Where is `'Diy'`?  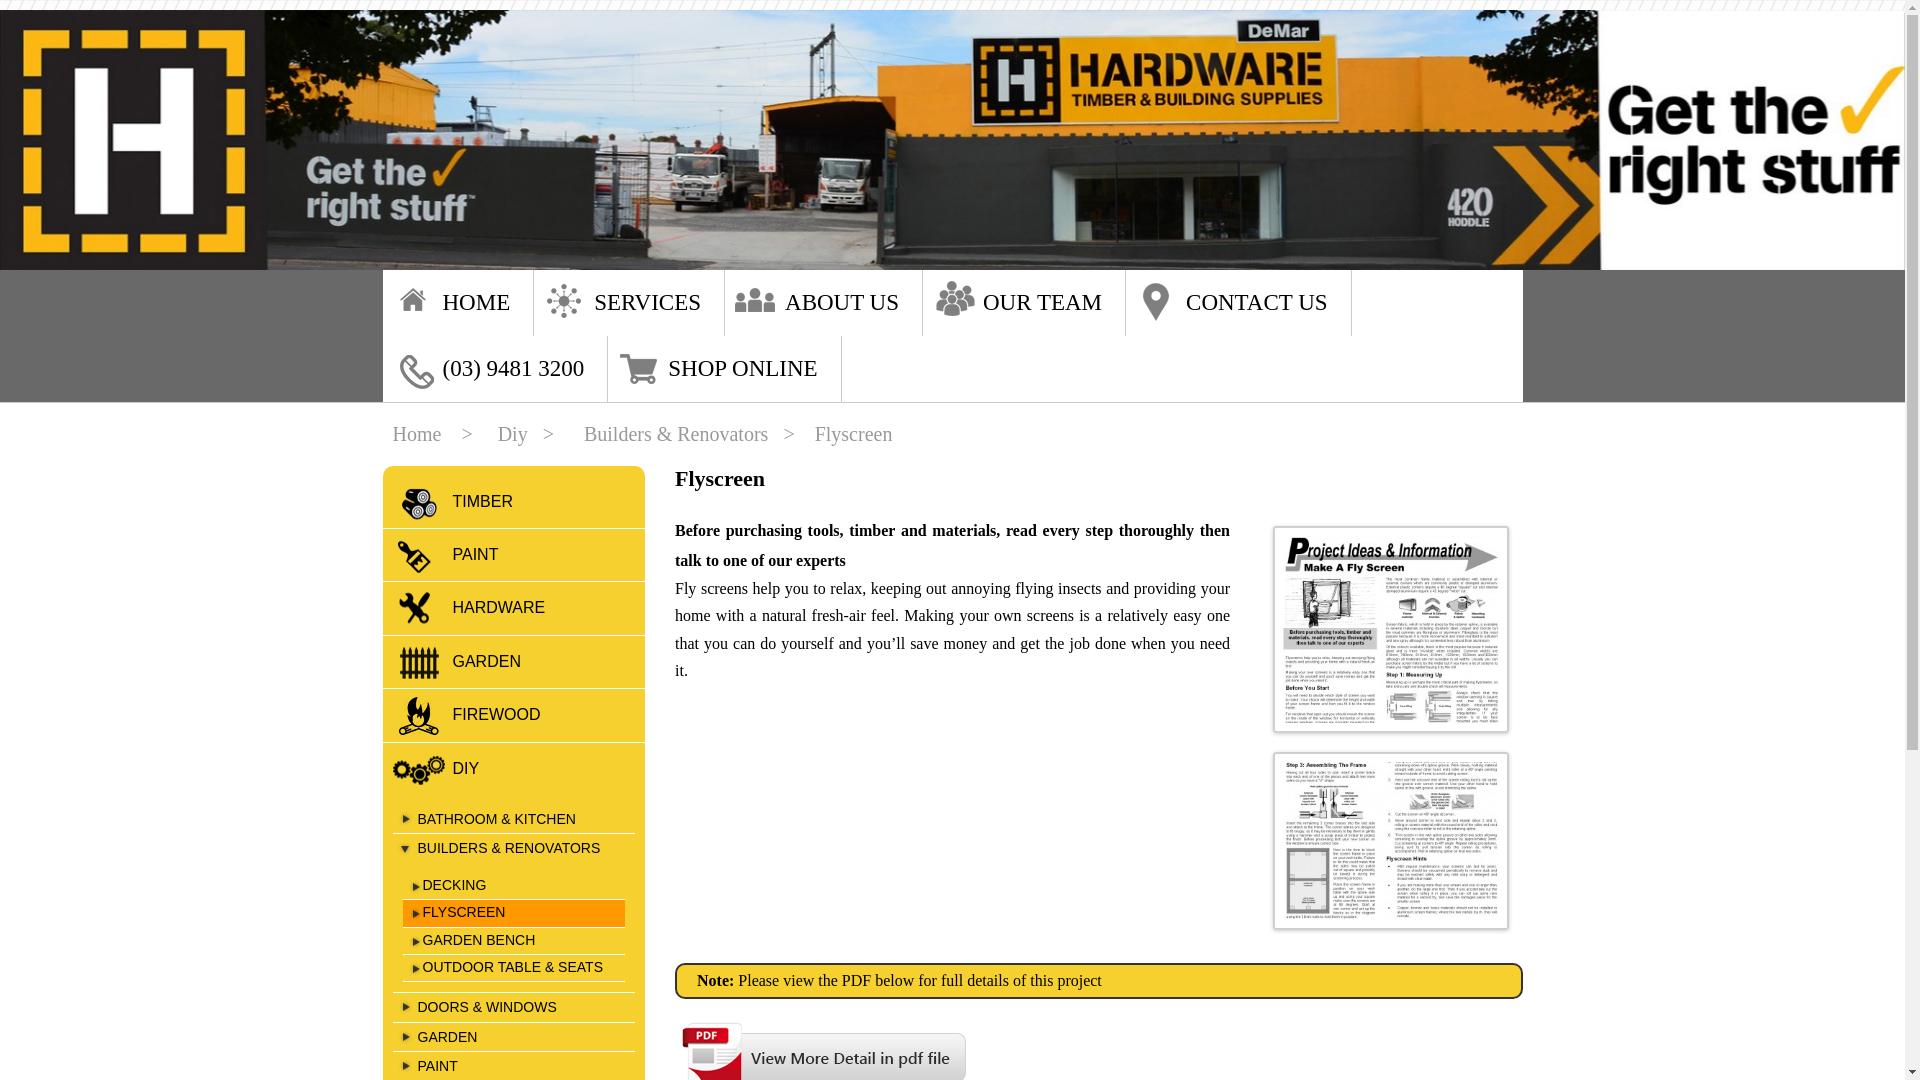 'Diy' is located at coordinates (513, 433).